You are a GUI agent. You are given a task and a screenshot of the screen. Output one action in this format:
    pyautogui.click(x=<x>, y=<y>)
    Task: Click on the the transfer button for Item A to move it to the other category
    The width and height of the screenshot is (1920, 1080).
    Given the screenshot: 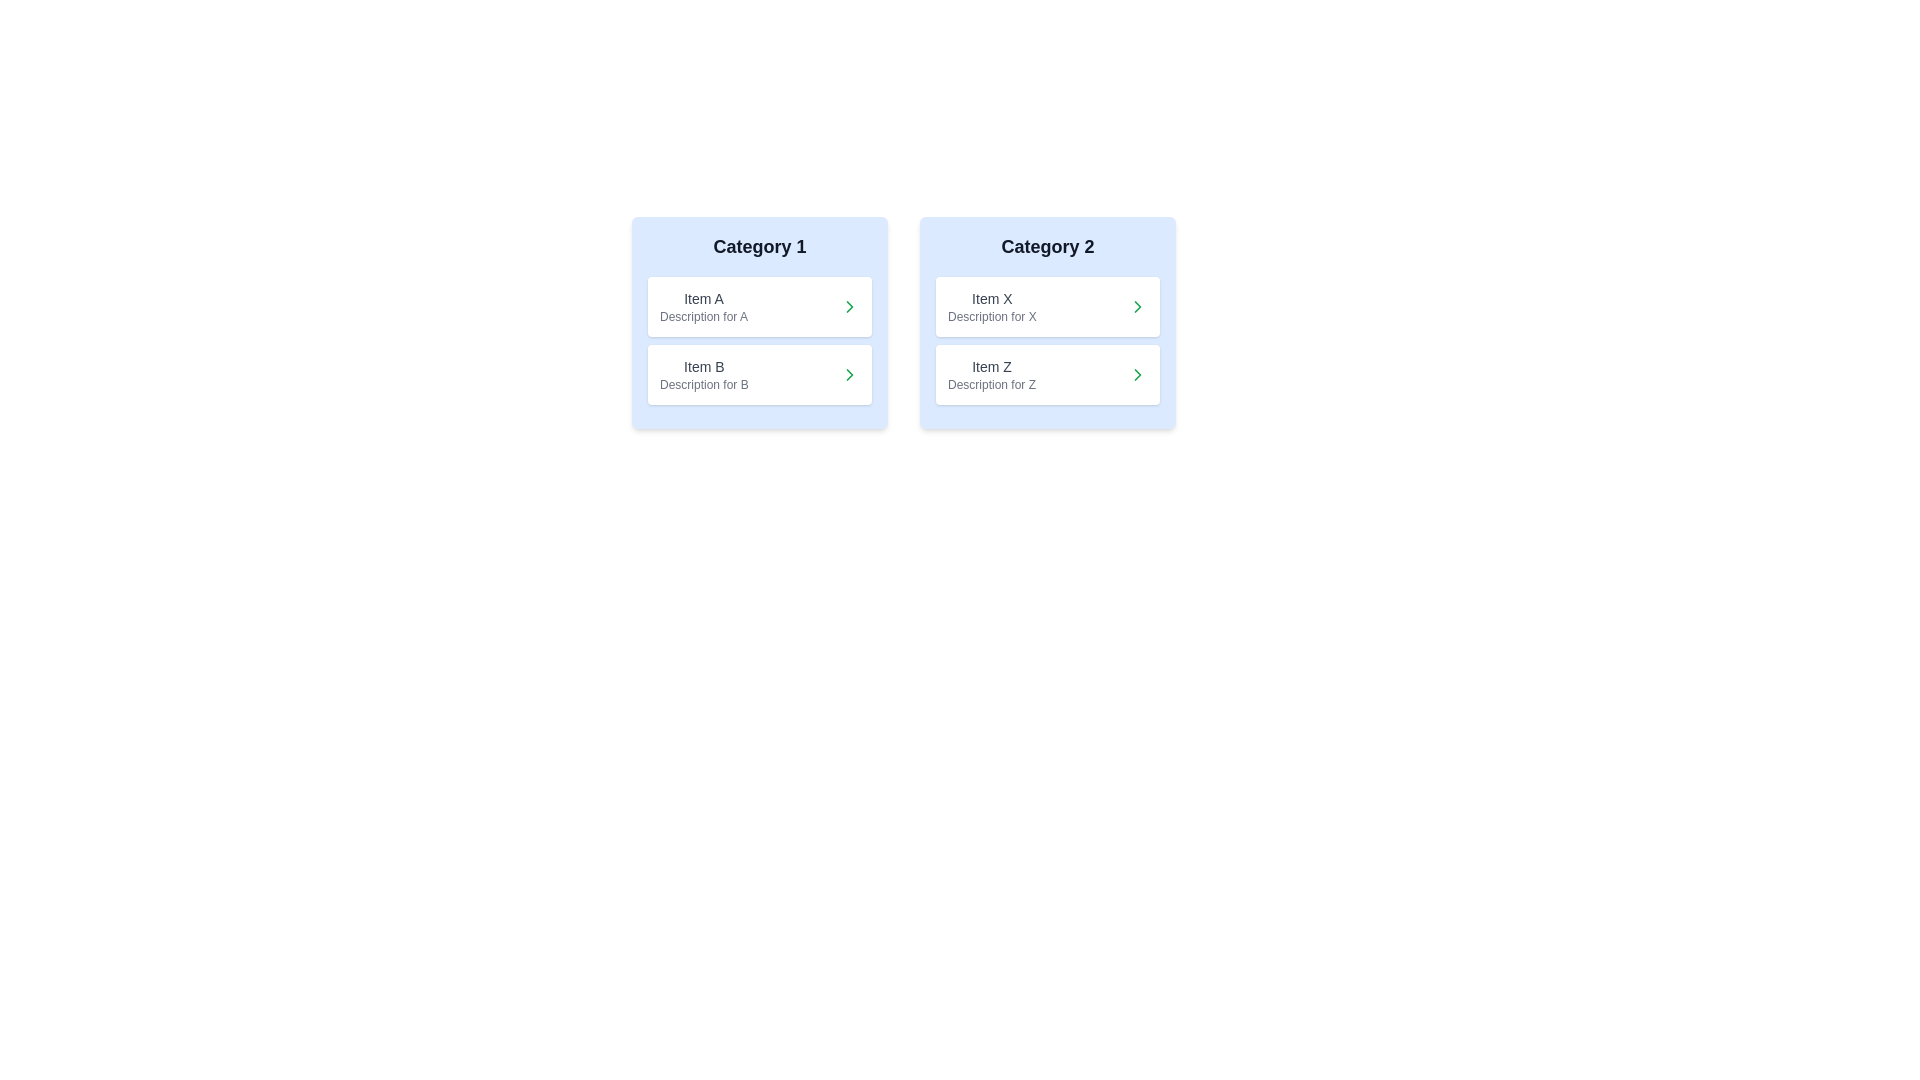 What is the action you would take?
    pyautogui.click(x=849, y=307)
    